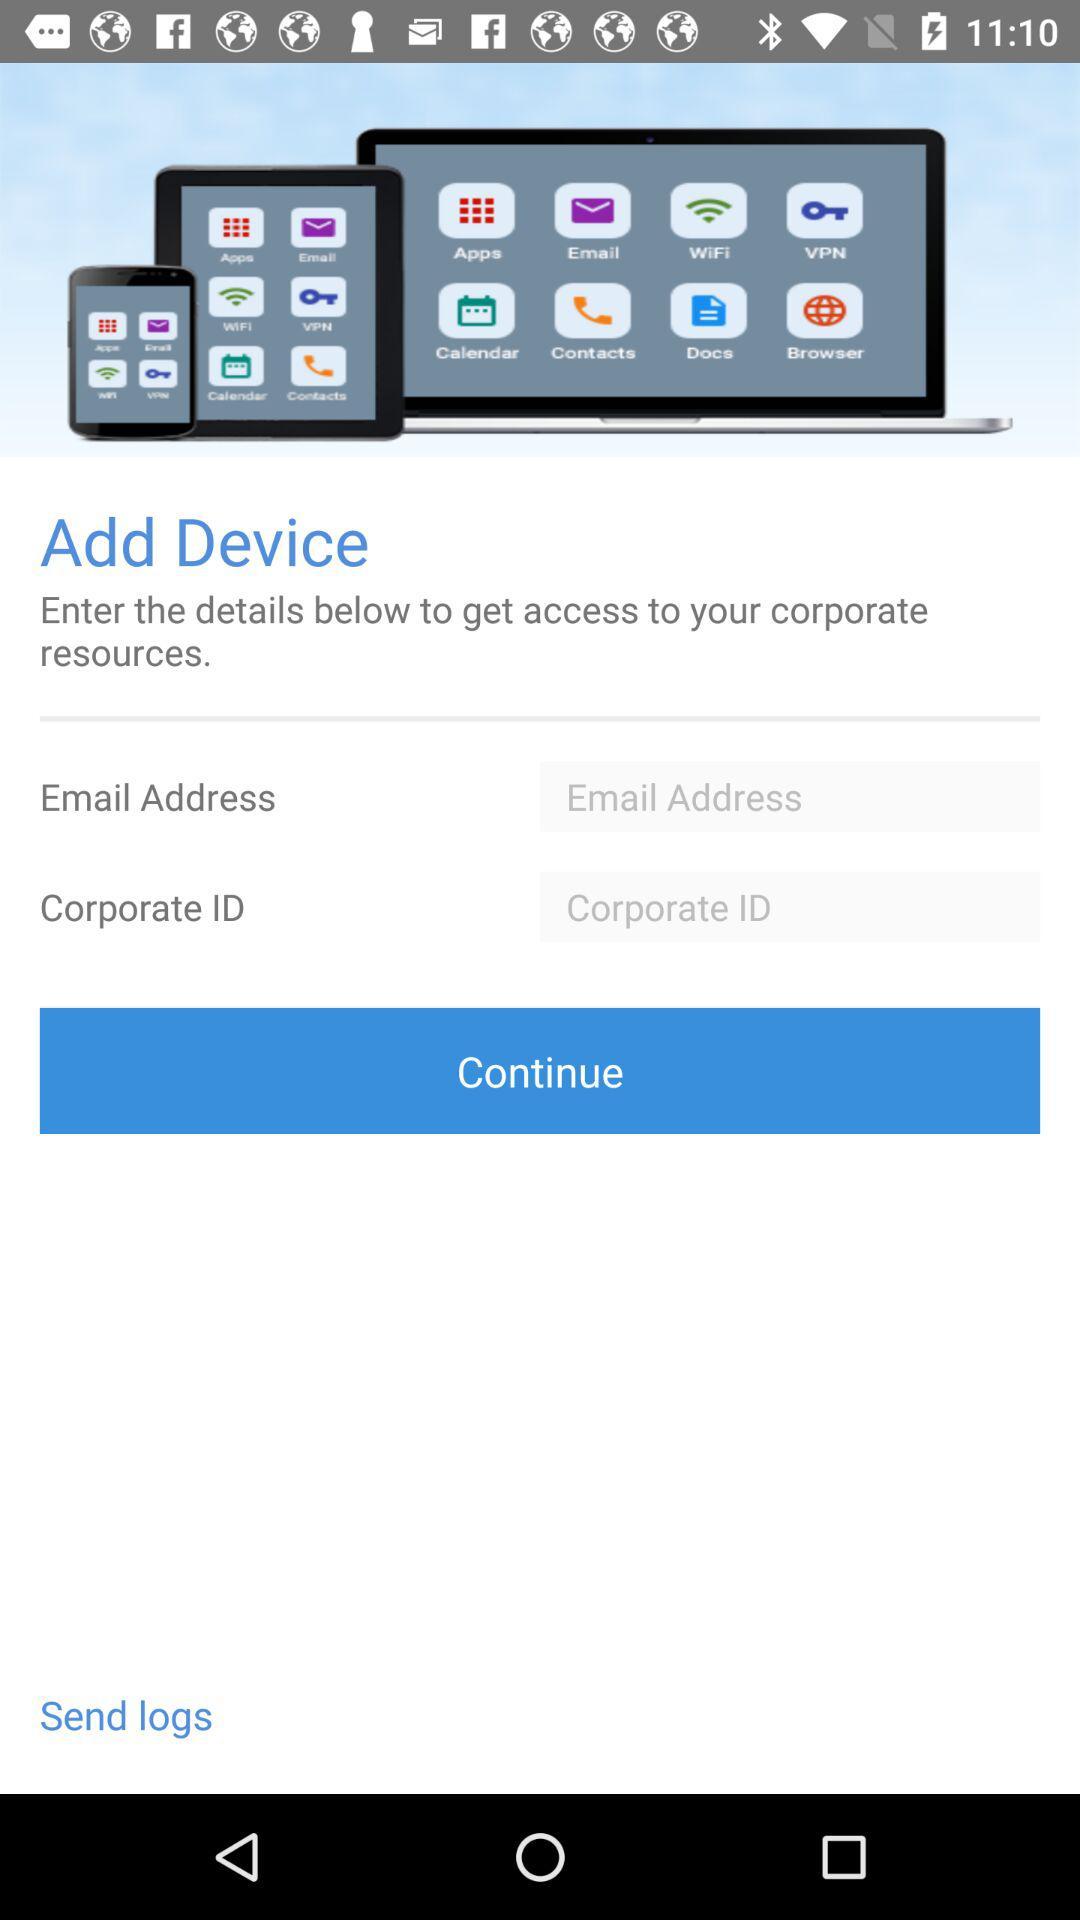  I want to click on corporate id, so click(789, 905).